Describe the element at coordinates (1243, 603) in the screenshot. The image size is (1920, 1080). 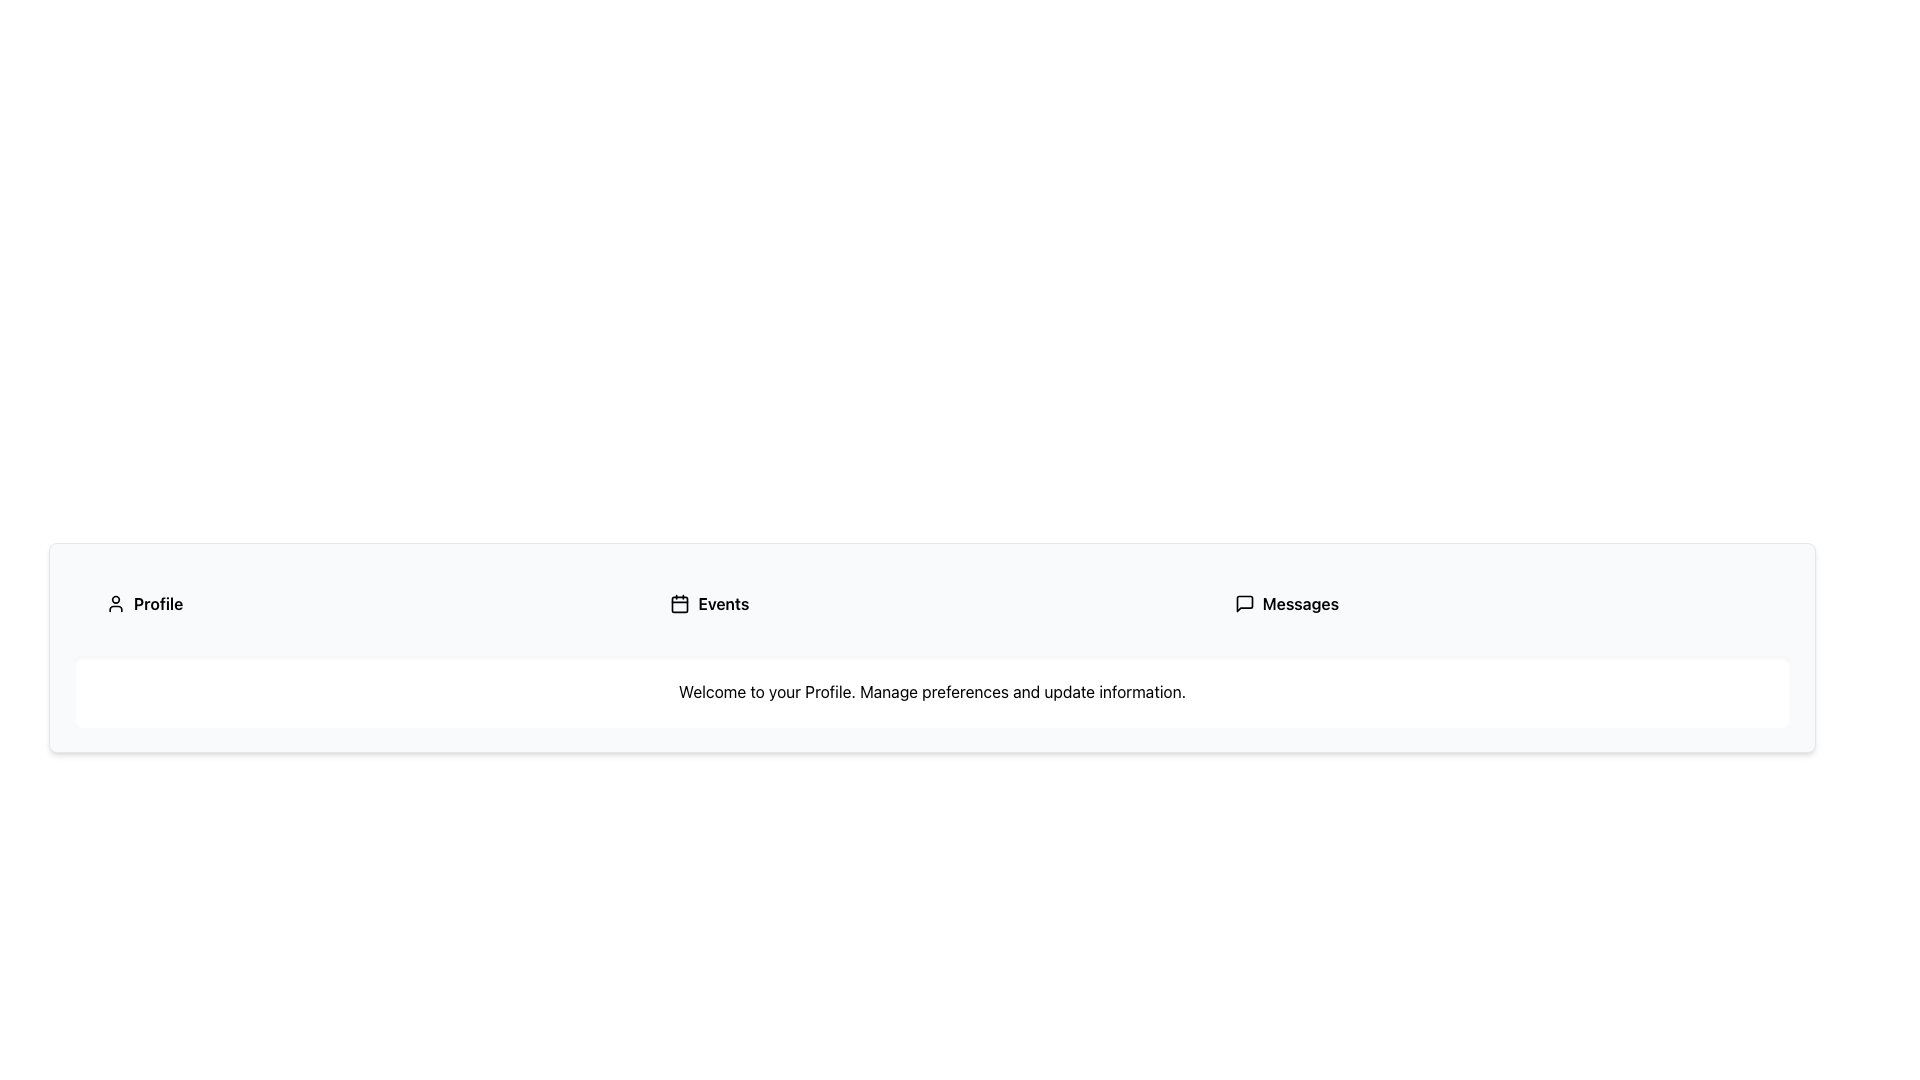
I see `the messaging icon located in the top navigation bar, rightmost section, next to the 'Messages' label` at that location.